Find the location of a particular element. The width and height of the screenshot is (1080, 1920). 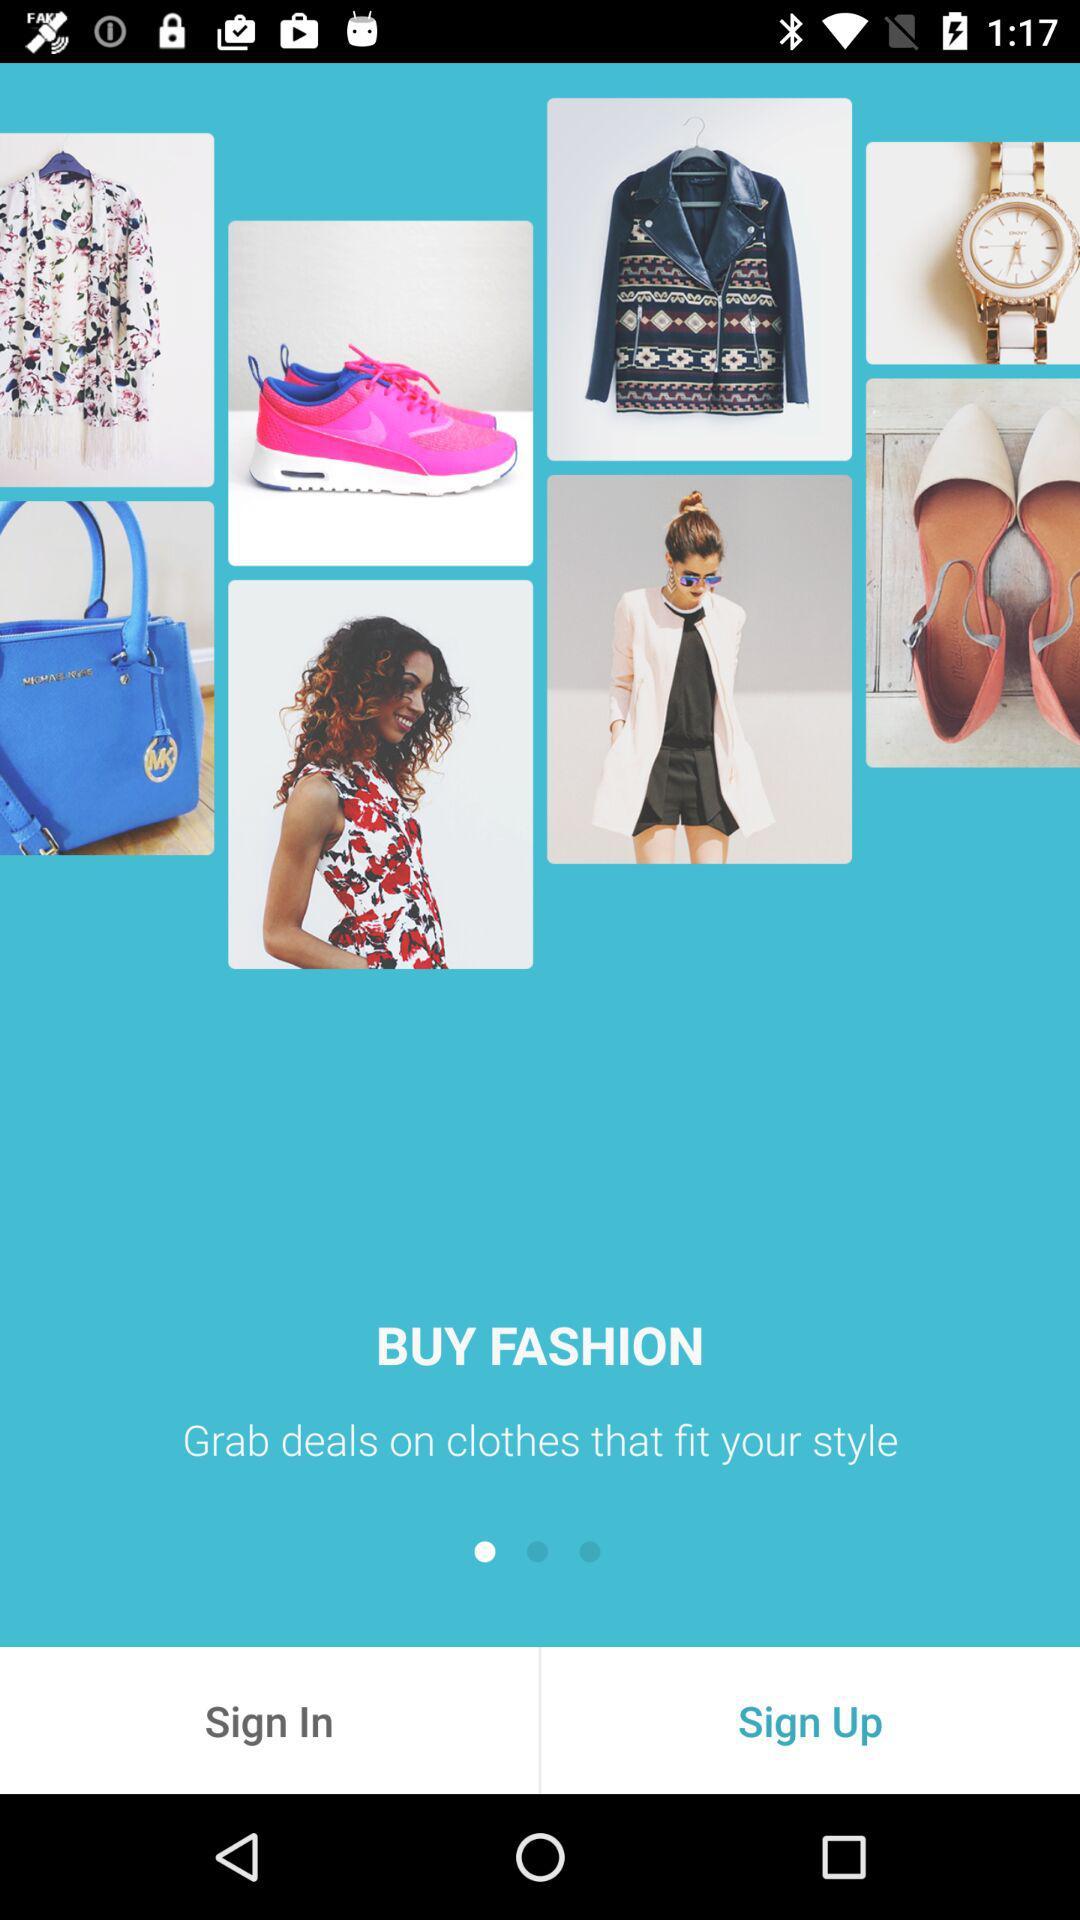

sign in item is located at coordinates (268, 1719).